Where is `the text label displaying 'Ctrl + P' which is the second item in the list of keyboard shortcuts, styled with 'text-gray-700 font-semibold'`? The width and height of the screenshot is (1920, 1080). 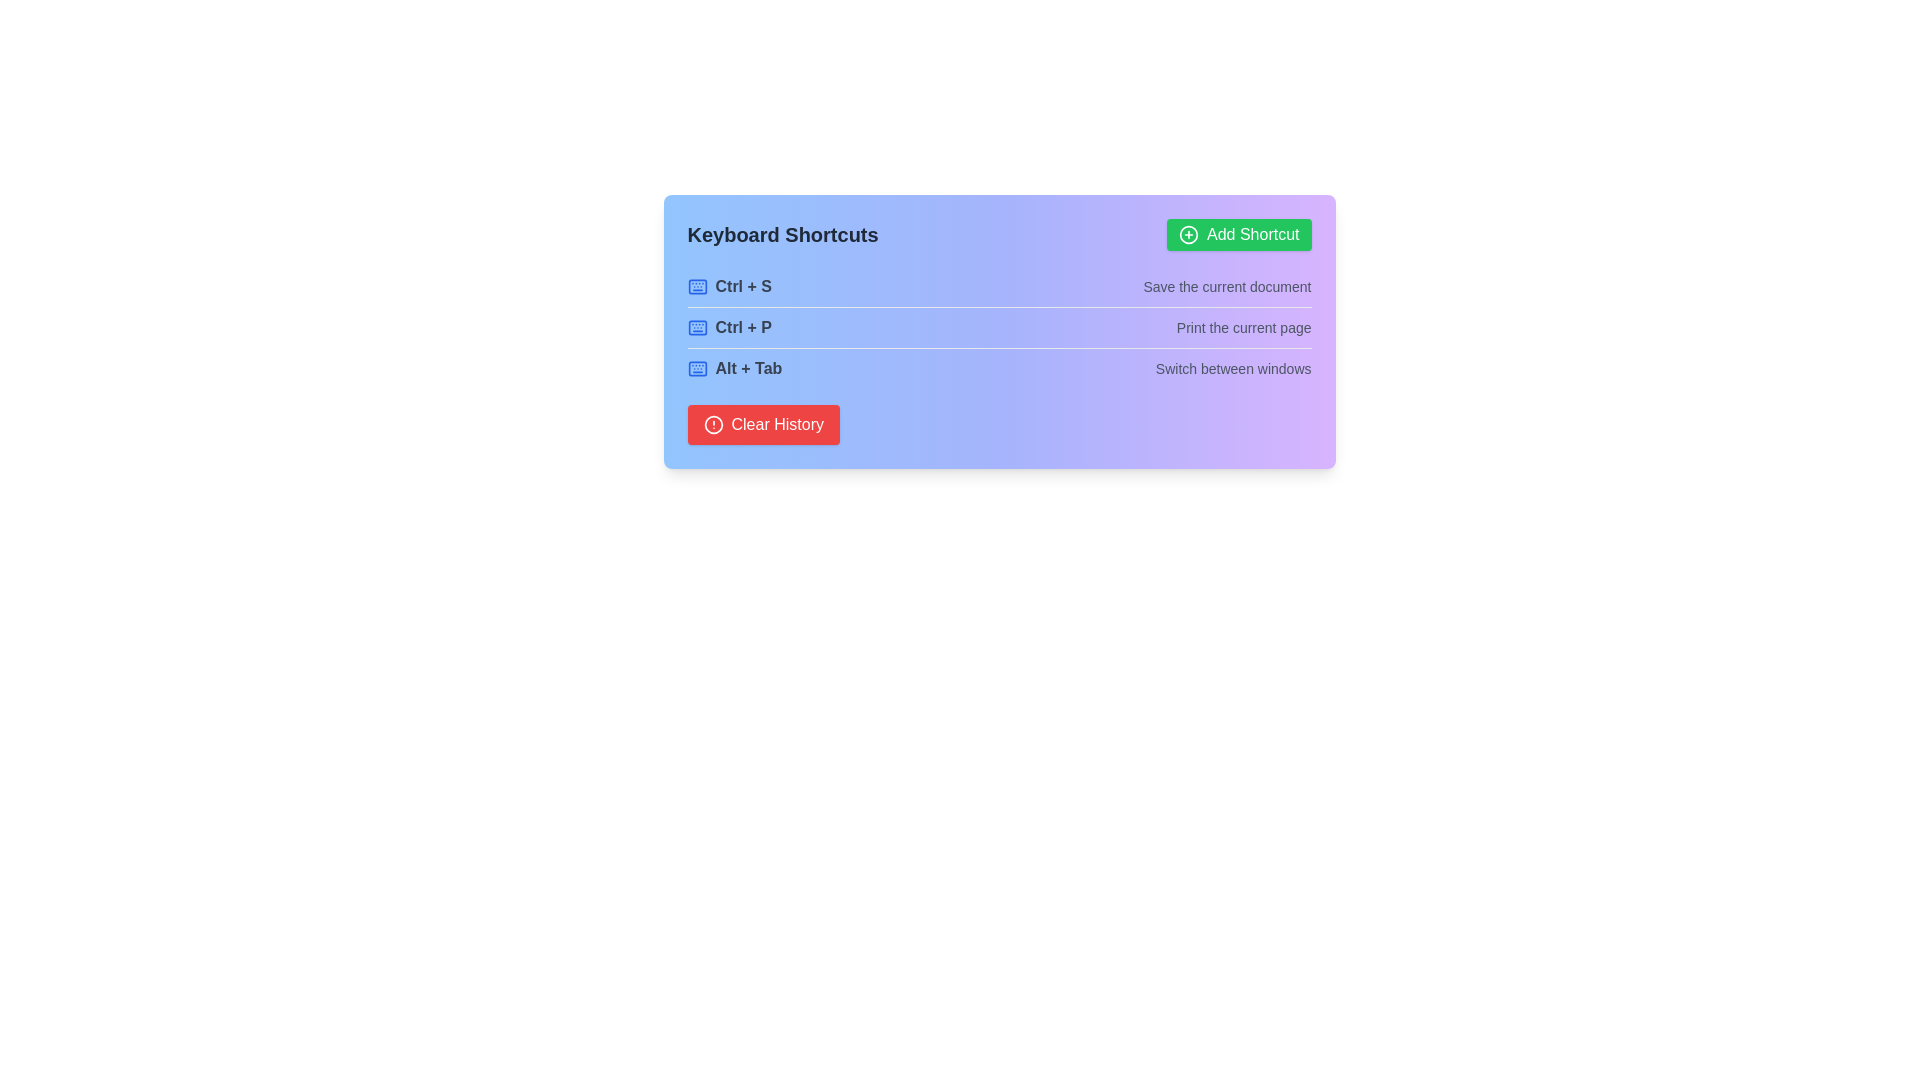
the text label displaying 'Ctrl + P' which is the second item in the list of keyboard shortcuts, styled with 'text-gray-700 font-semibold' is located at coordinates (742, 326).